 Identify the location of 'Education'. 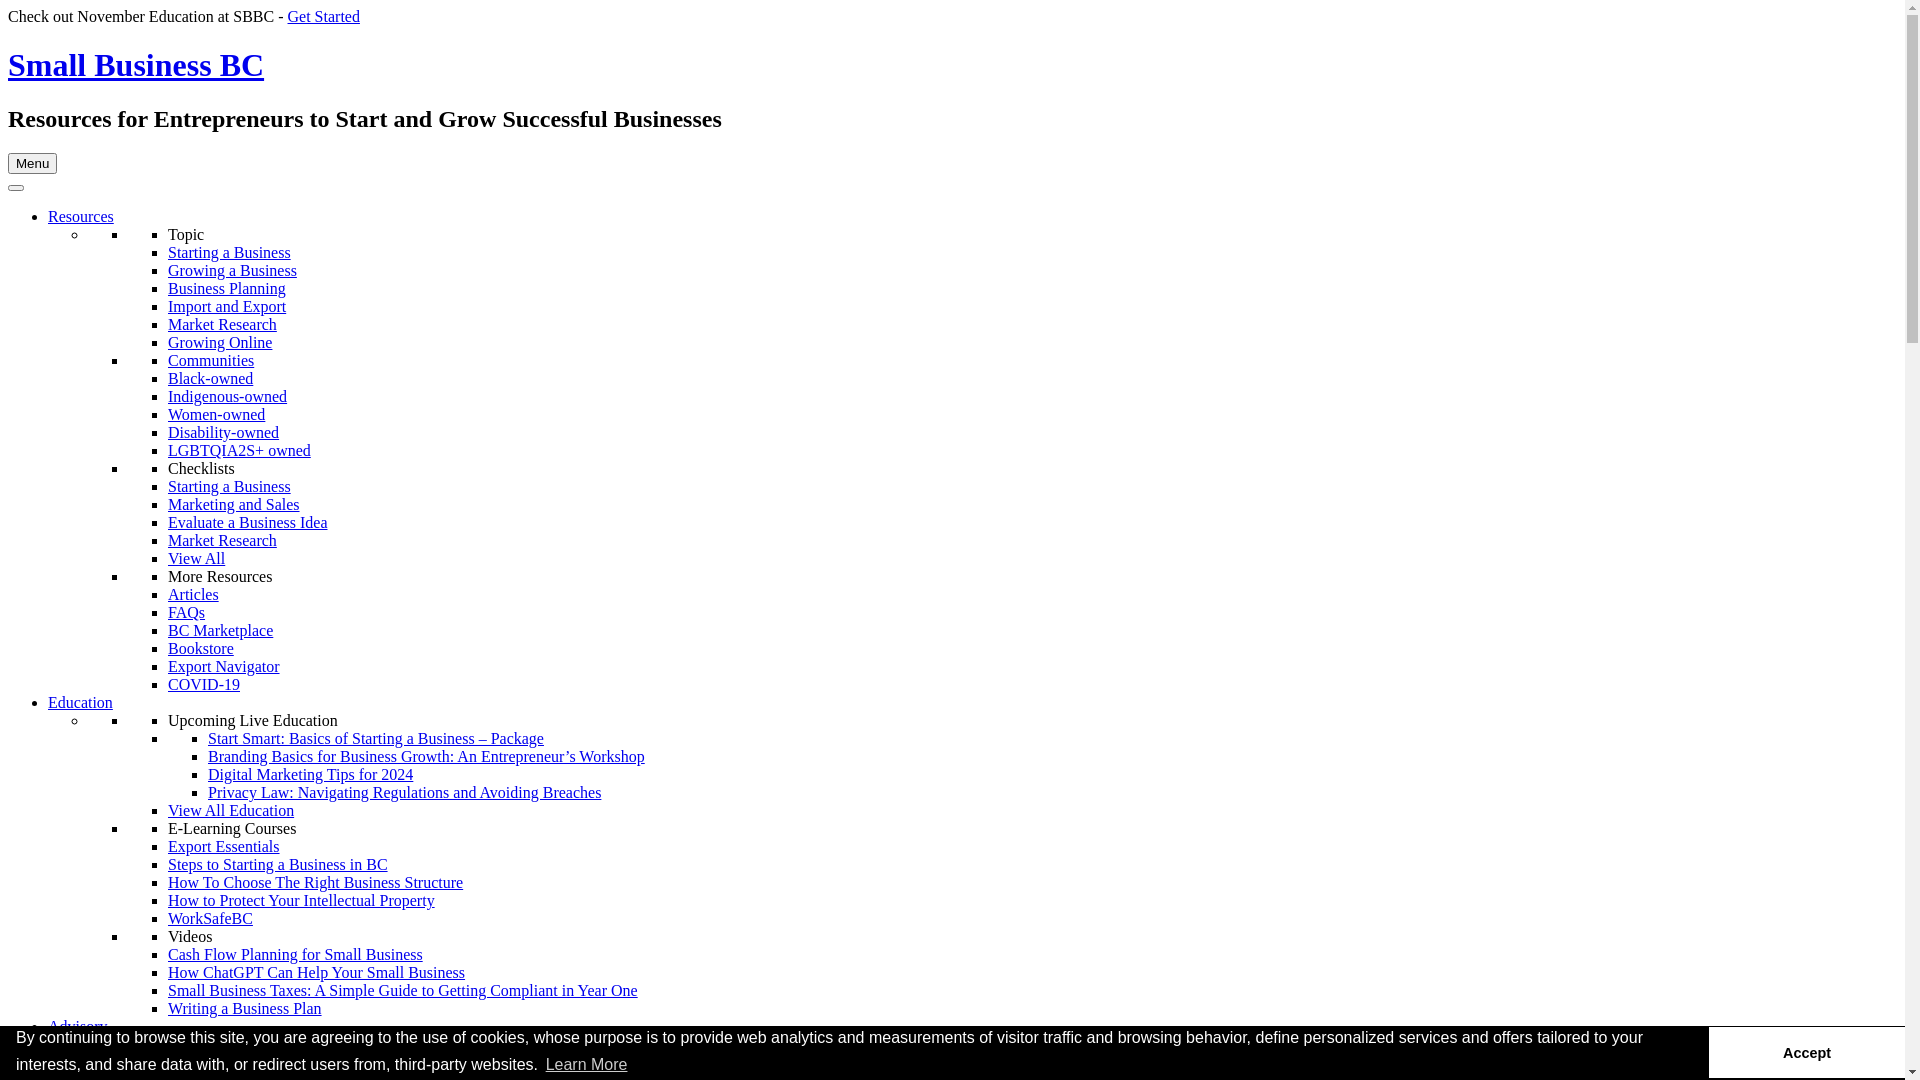
(80, 701).